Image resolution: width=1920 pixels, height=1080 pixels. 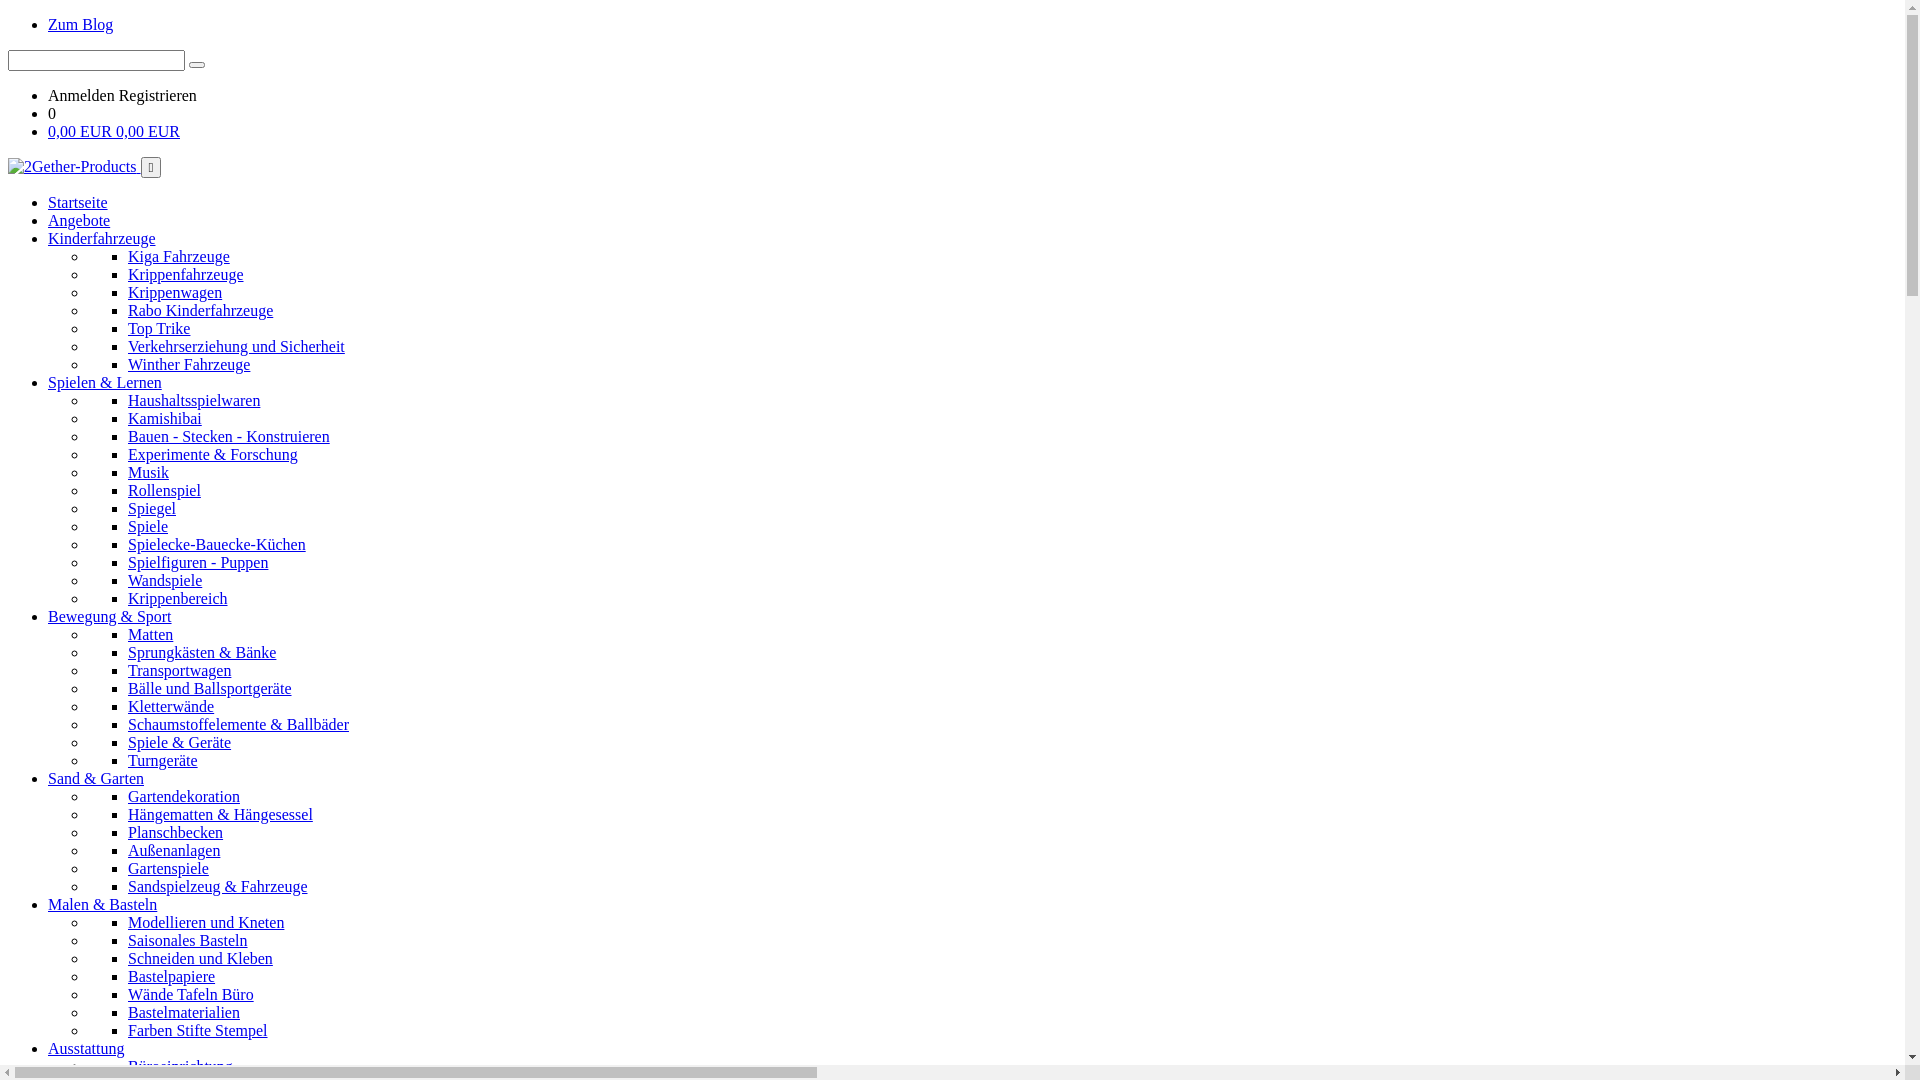 What do you see at coordinates (127, 580) in the screenshot?
I see `'Wandspiele'` at bounding box center [127, 580].